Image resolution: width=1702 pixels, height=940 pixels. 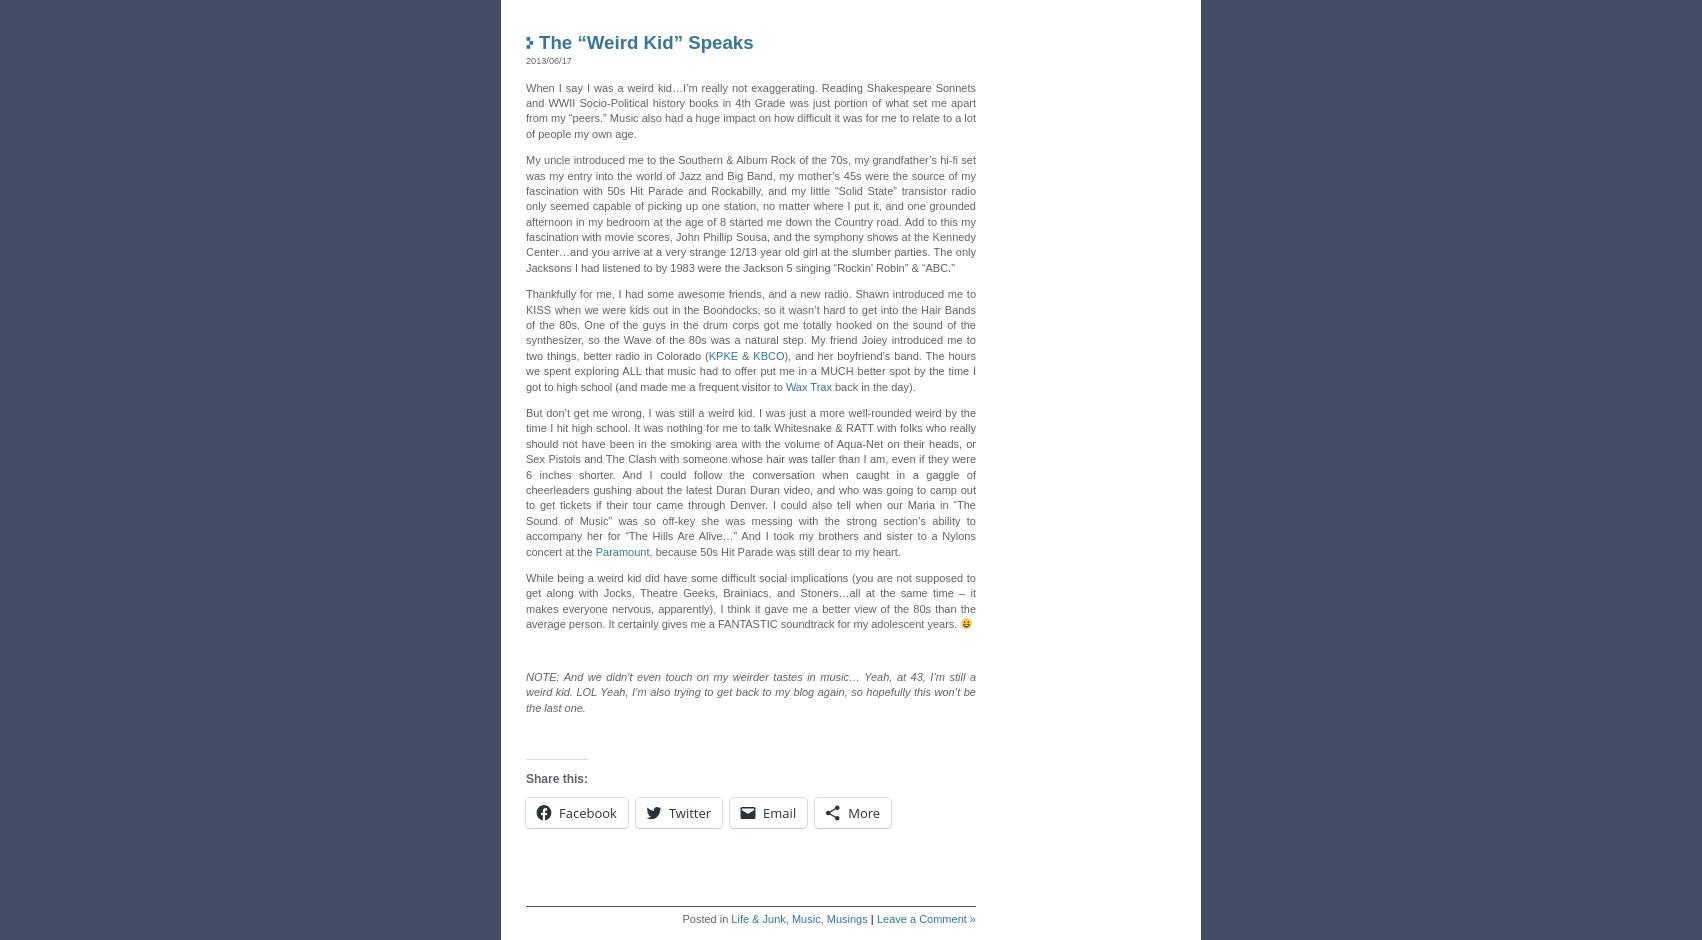 What do you see at coordinates (524, 369) in the screenshot?
I see `'), and her boyfriend’s band. The hours we spent exploring ALL that music had to offer put me in a MUCH better spot by the time I got to high school (and made me a frequent visitor to'` at bounding box center [524, 369].